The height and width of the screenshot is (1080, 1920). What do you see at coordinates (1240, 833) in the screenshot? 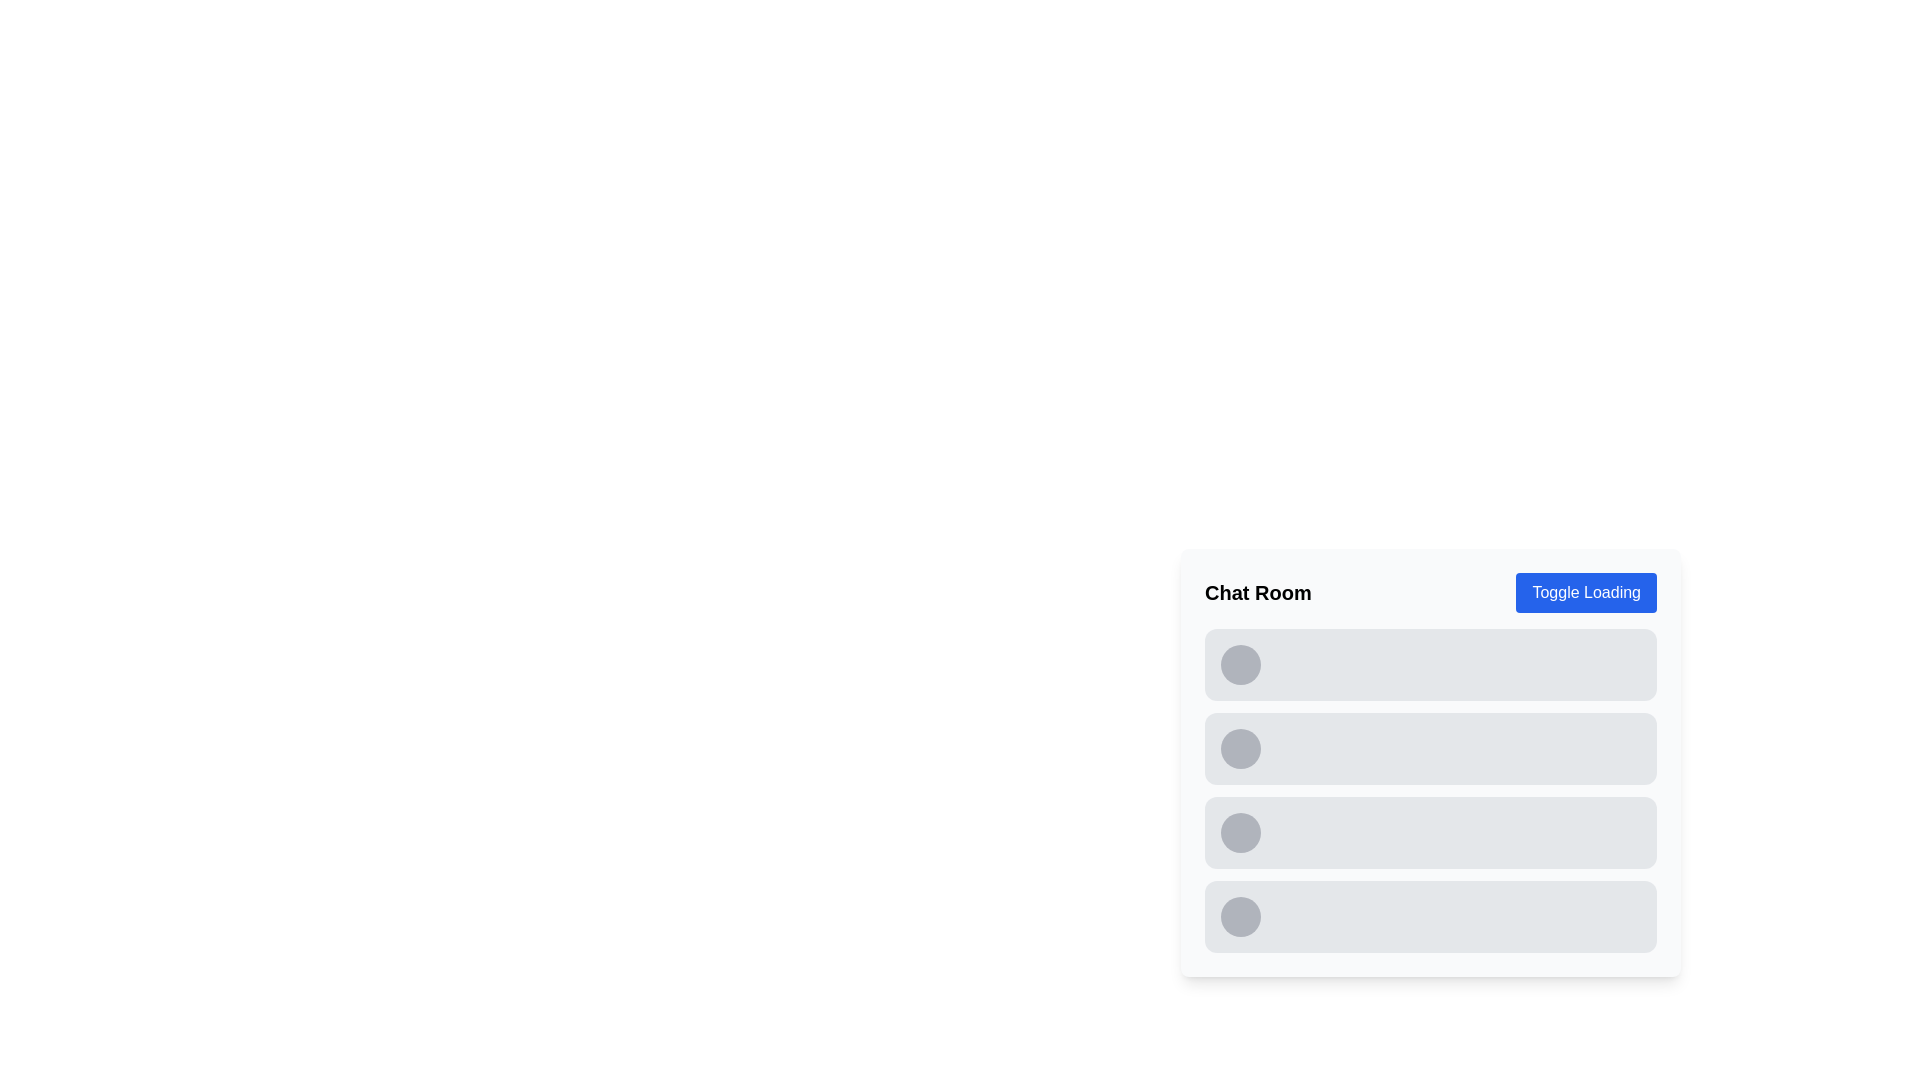
I see `the circular, gray Avatar placeholder located in the fourth row of the Chat Room UI, aligned with other circular elements` at bounding box center [1240, 833].